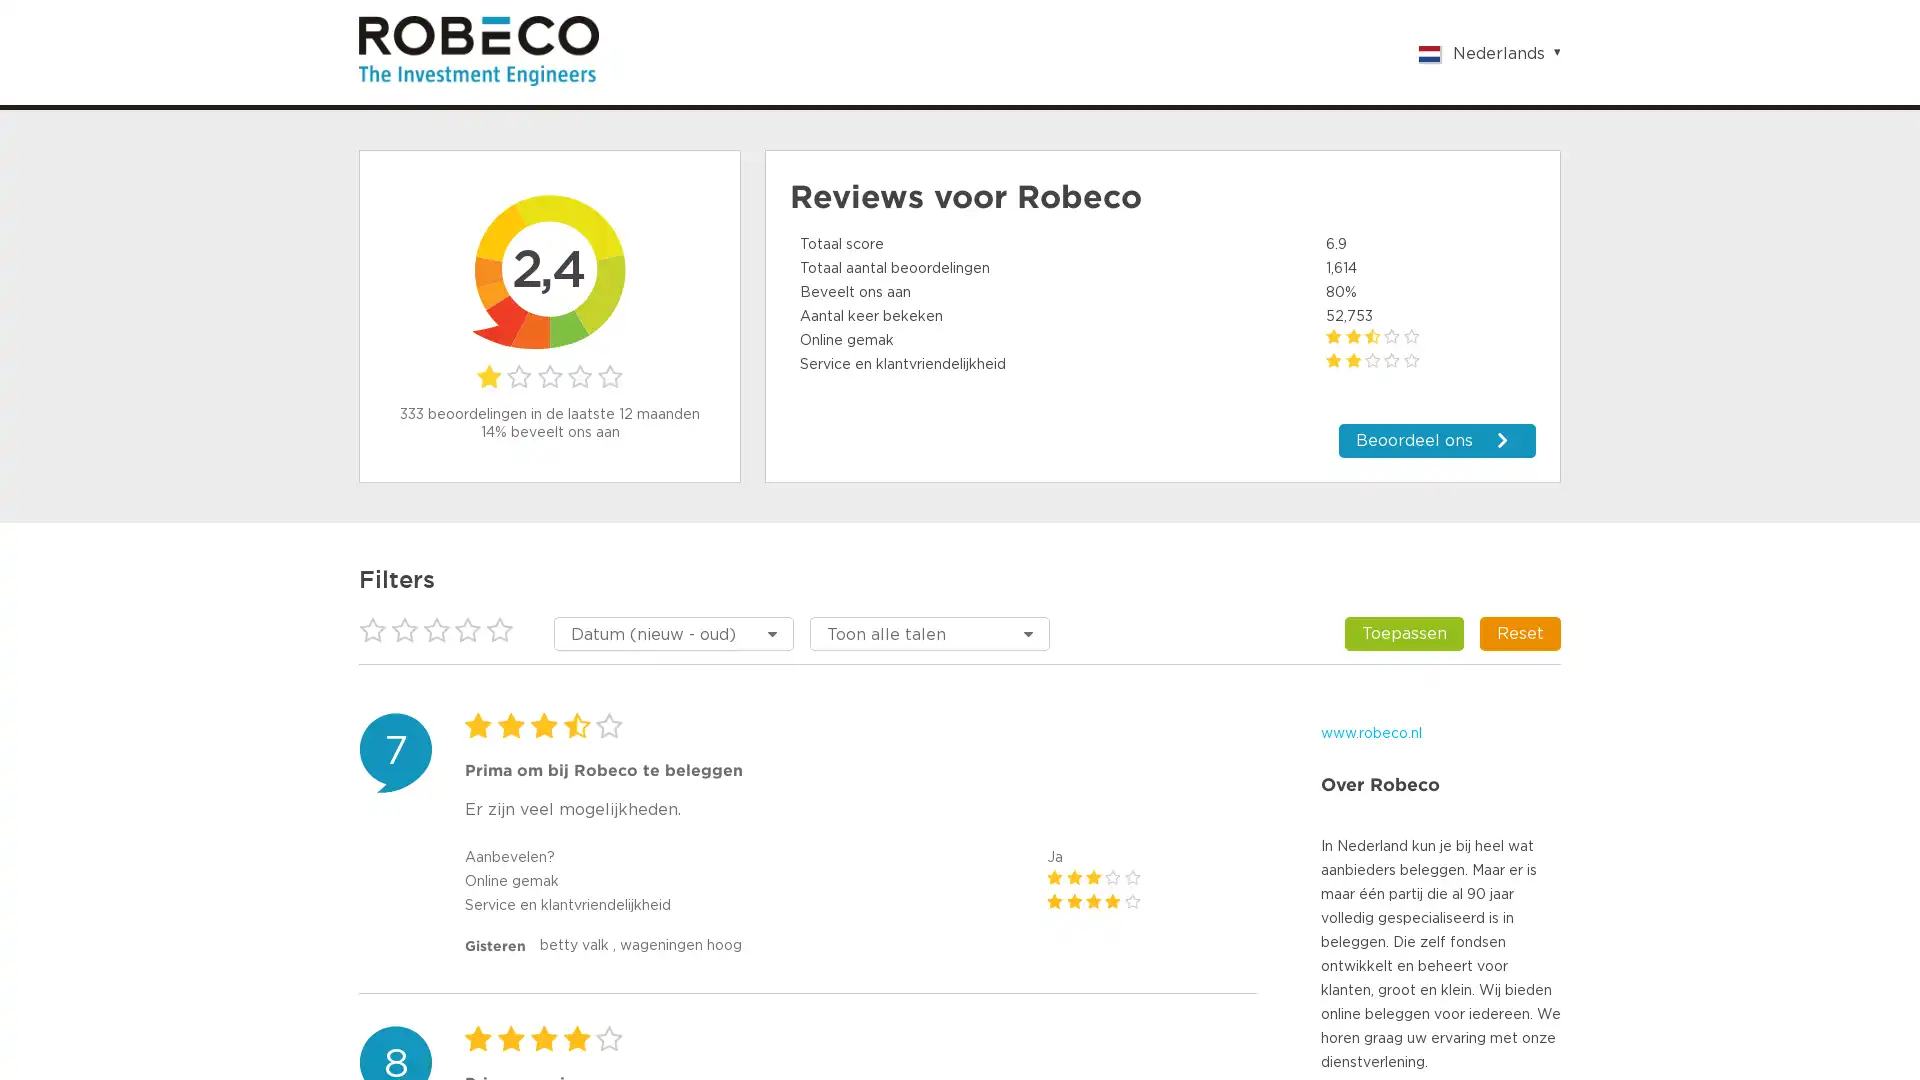 The height and width of the screenshot is (1080, 1920). Describe the element at coordinates (1403, 633) in the screenshot. I see `Toepassen` at that location.